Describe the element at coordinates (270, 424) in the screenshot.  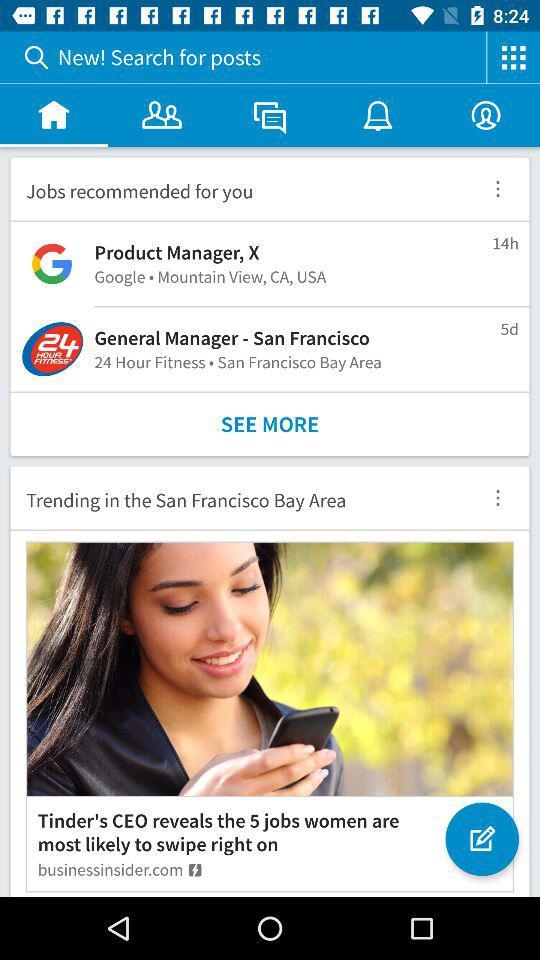
I see `icon above the trending in the` at that location.